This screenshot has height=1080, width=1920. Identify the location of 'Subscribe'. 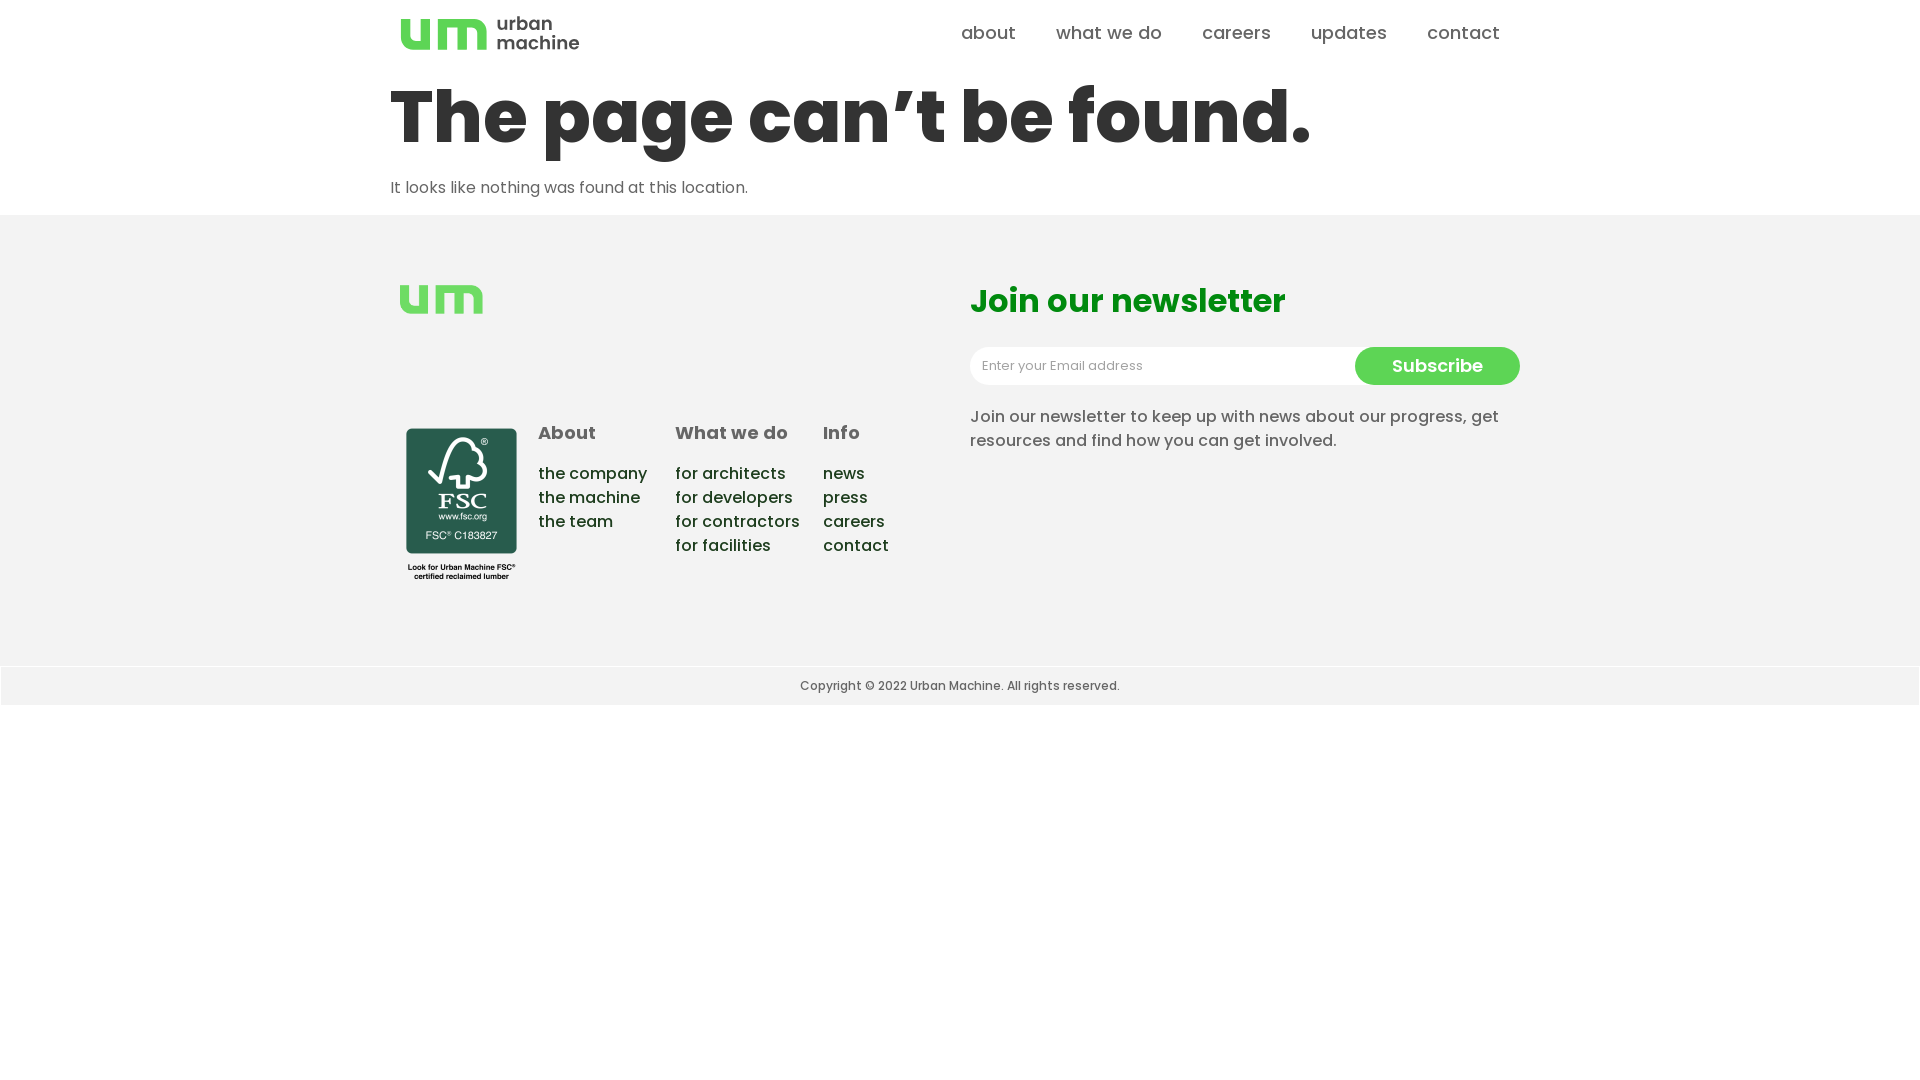
(1354, 366).